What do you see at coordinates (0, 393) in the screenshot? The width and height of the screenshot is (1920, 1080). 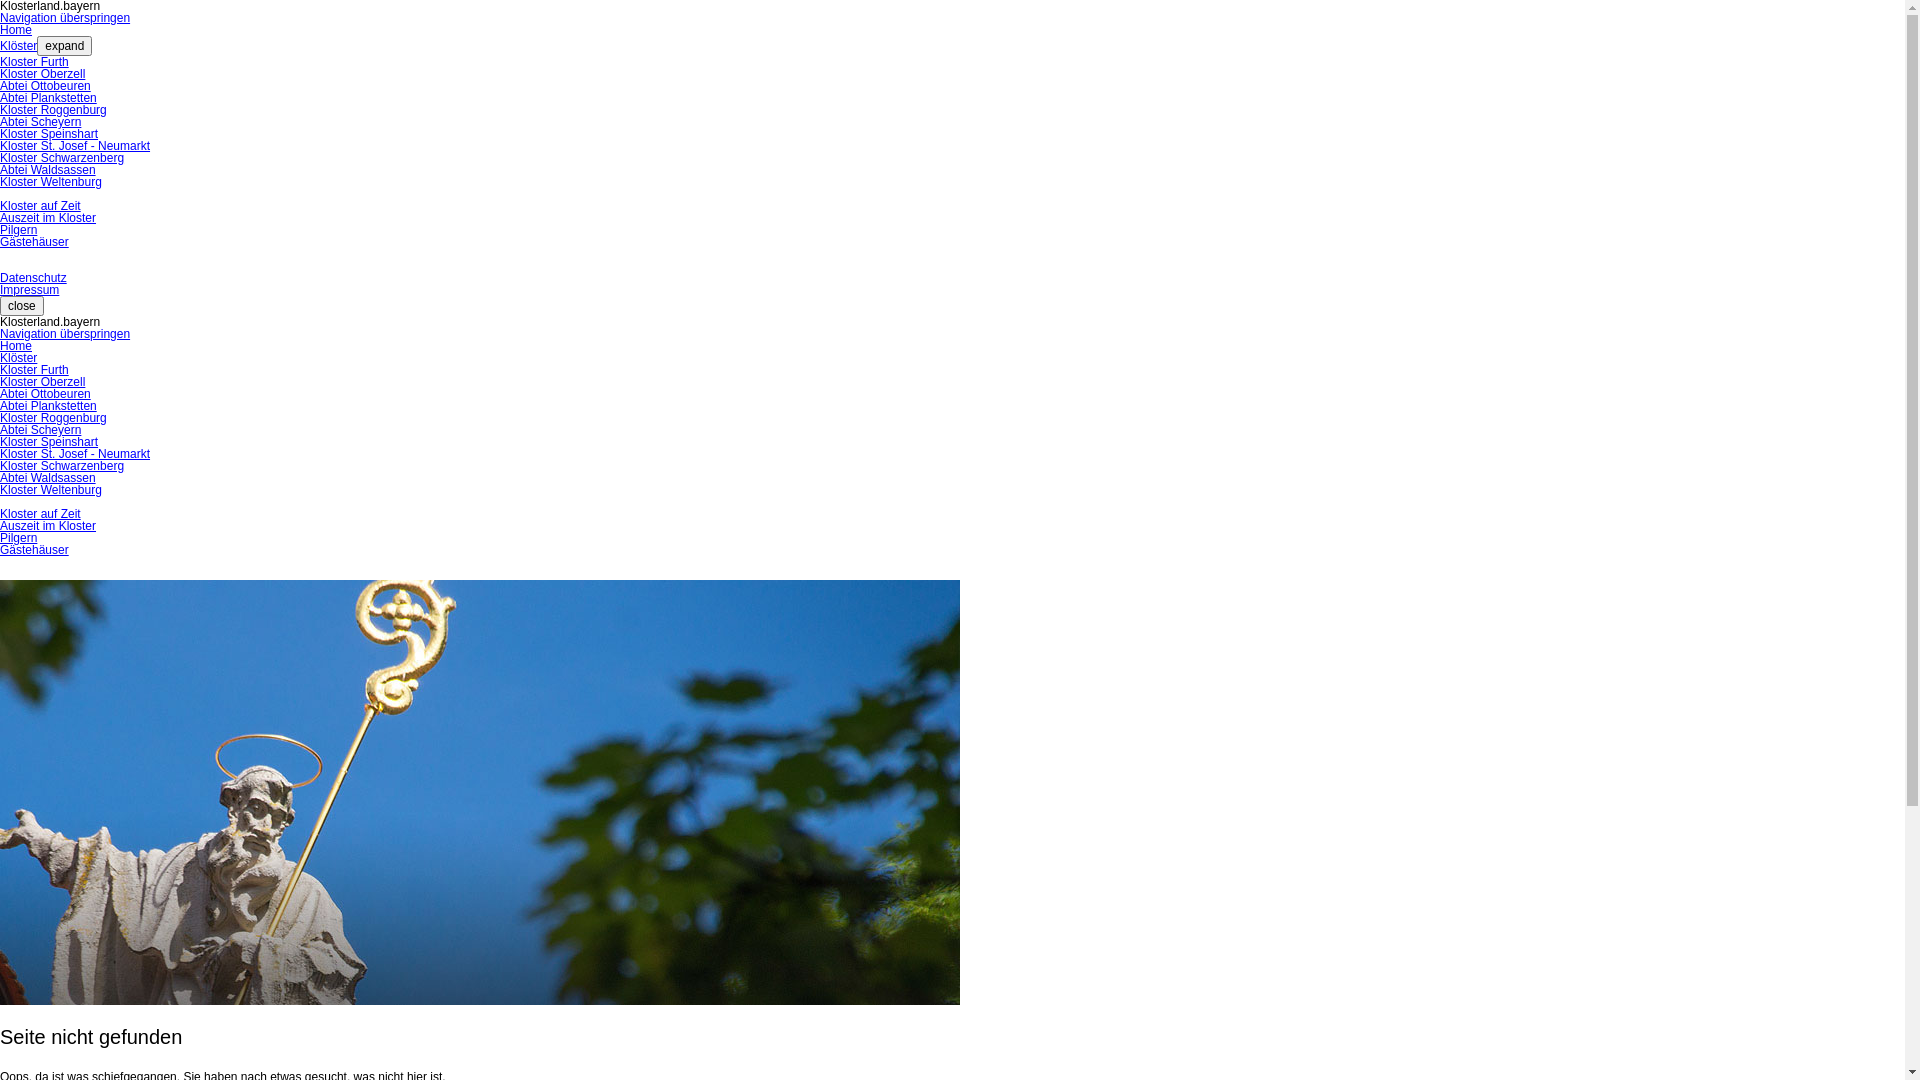 I see `'Abtei Ottobeuren'` at bounding box center [0, 393].